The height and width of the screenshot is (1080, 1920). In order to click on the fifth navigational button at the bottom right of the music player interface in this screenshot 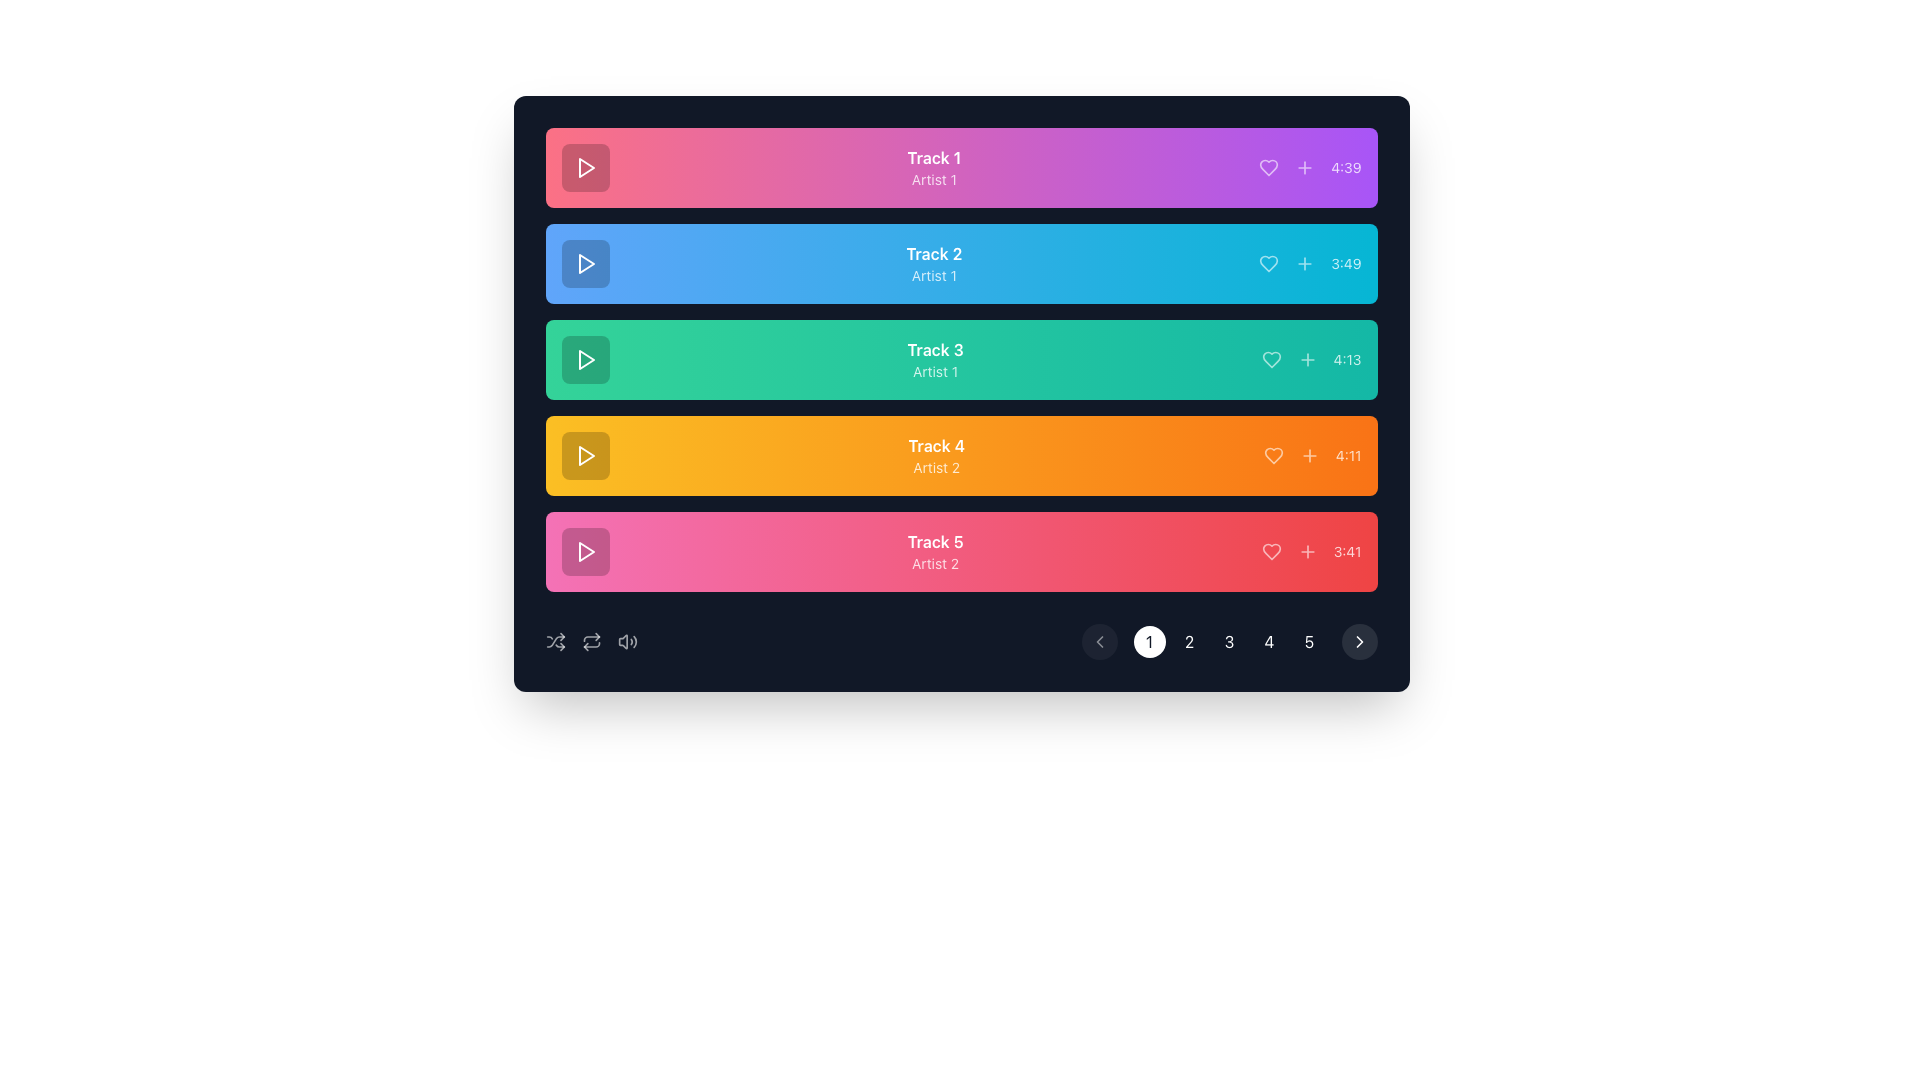, I will do `click(1309, 641)`.